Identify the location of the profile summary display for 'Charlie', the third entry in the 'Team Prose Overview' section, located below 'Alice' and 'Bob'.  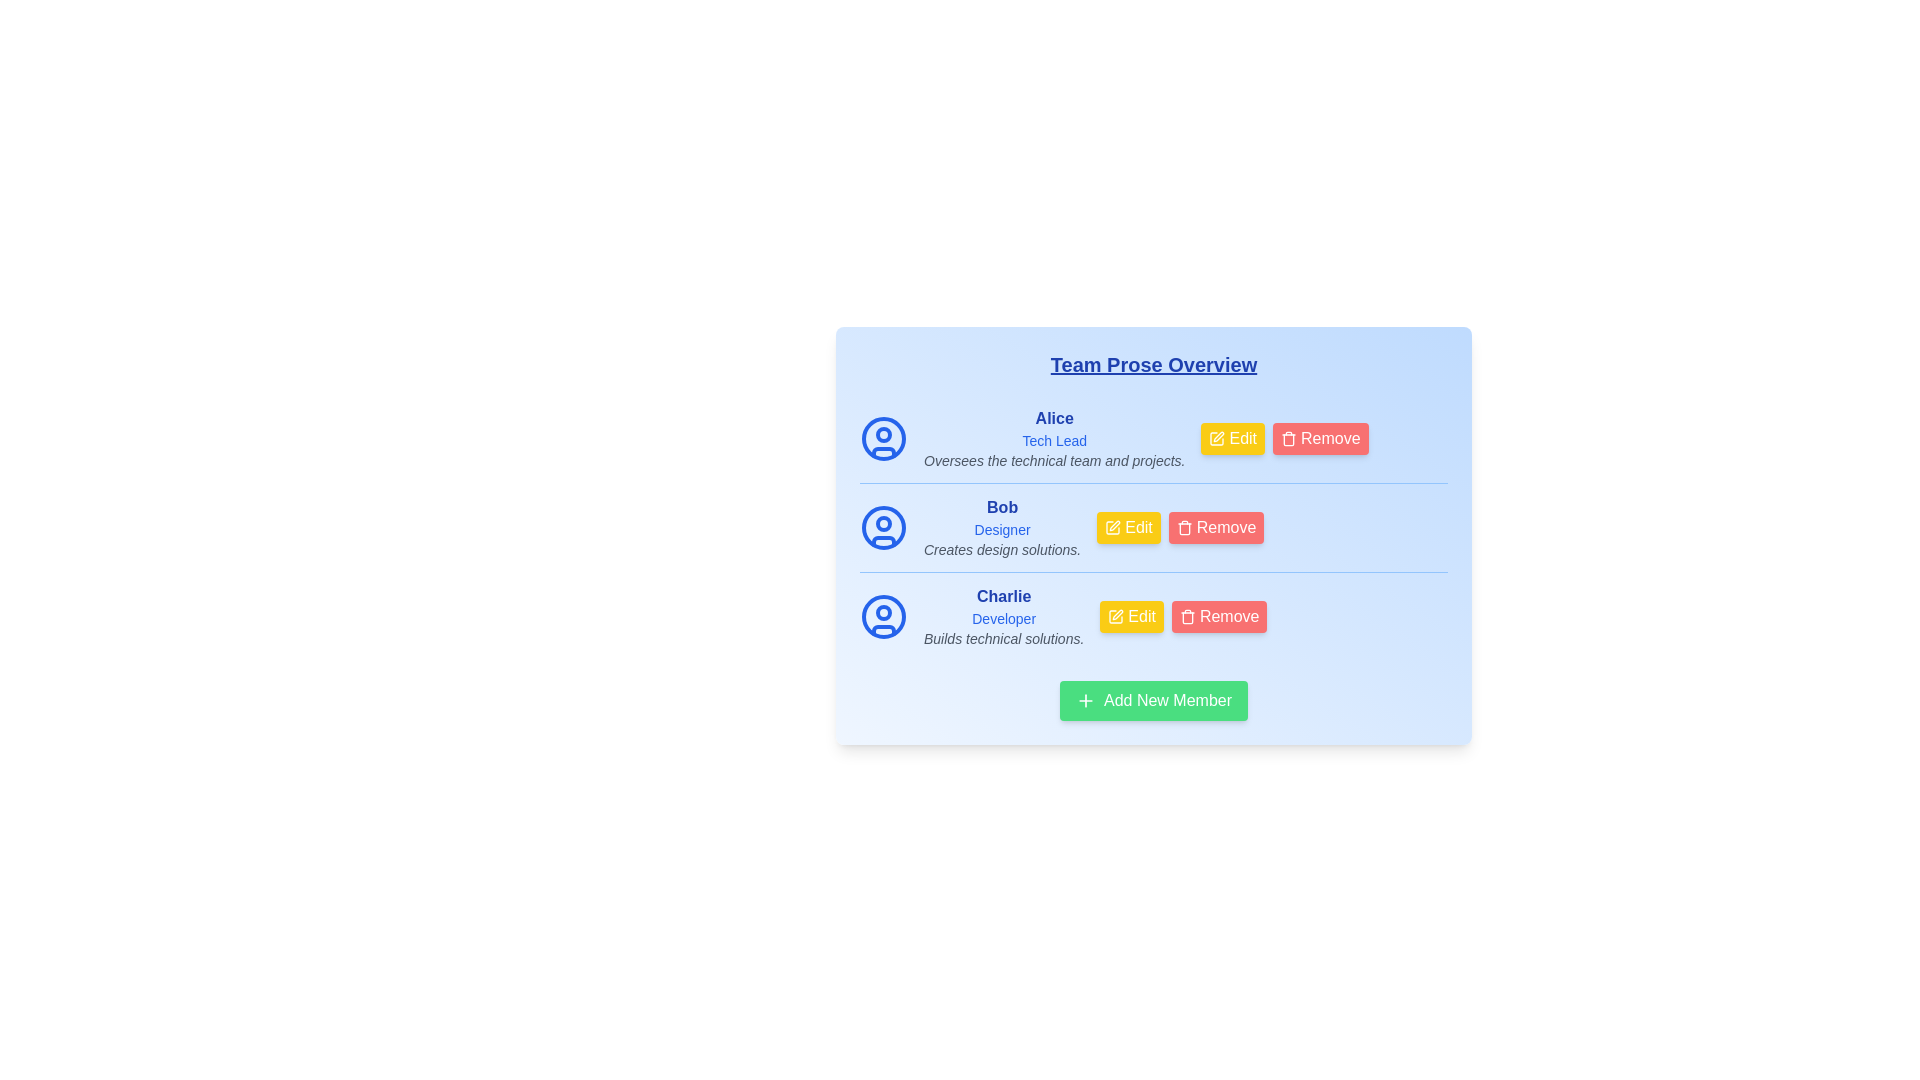
(1004, 616).